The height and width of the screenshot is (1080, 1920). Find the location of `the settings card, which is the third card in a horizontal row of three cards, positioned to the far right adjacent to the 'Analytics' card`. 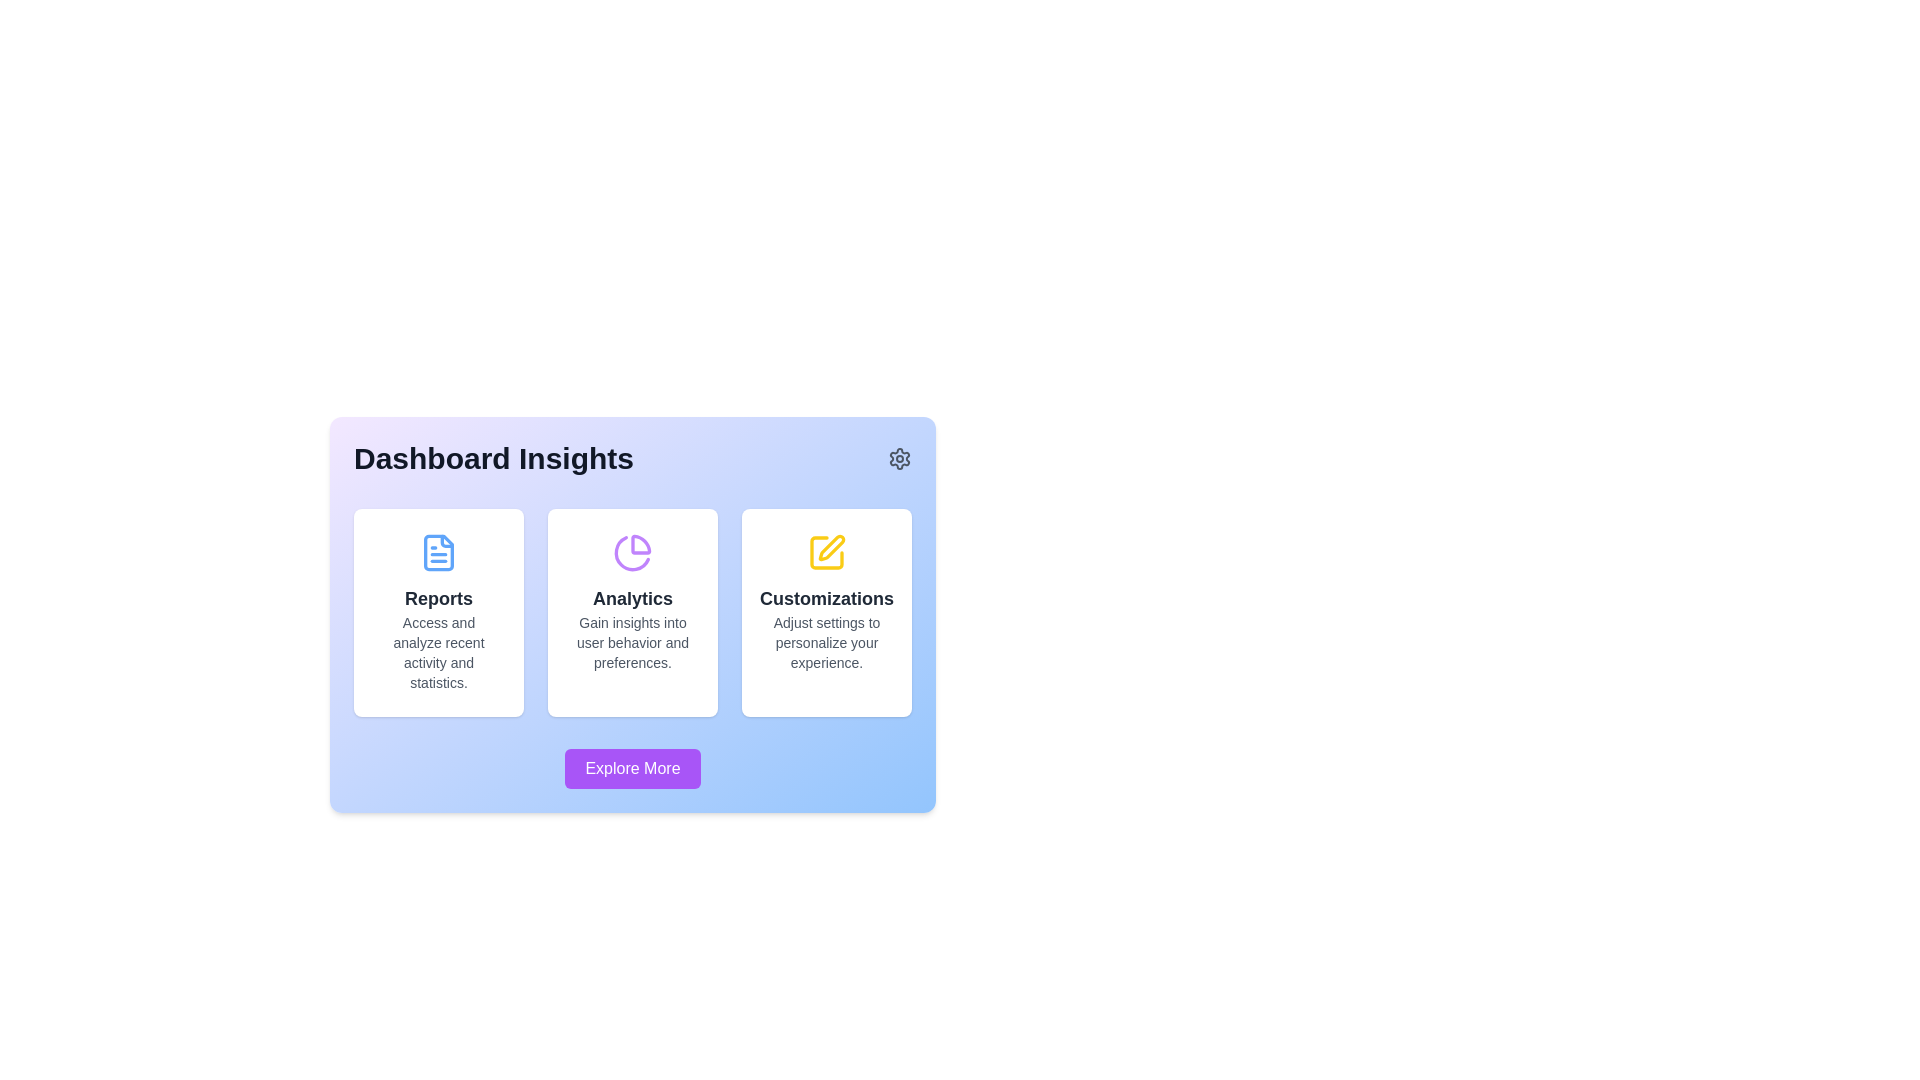

the settings card, which is the third card in a horizontal row of three cards, positioned to the far right adjacent to the 'Analytics' card is located at coordinates (826, 612).